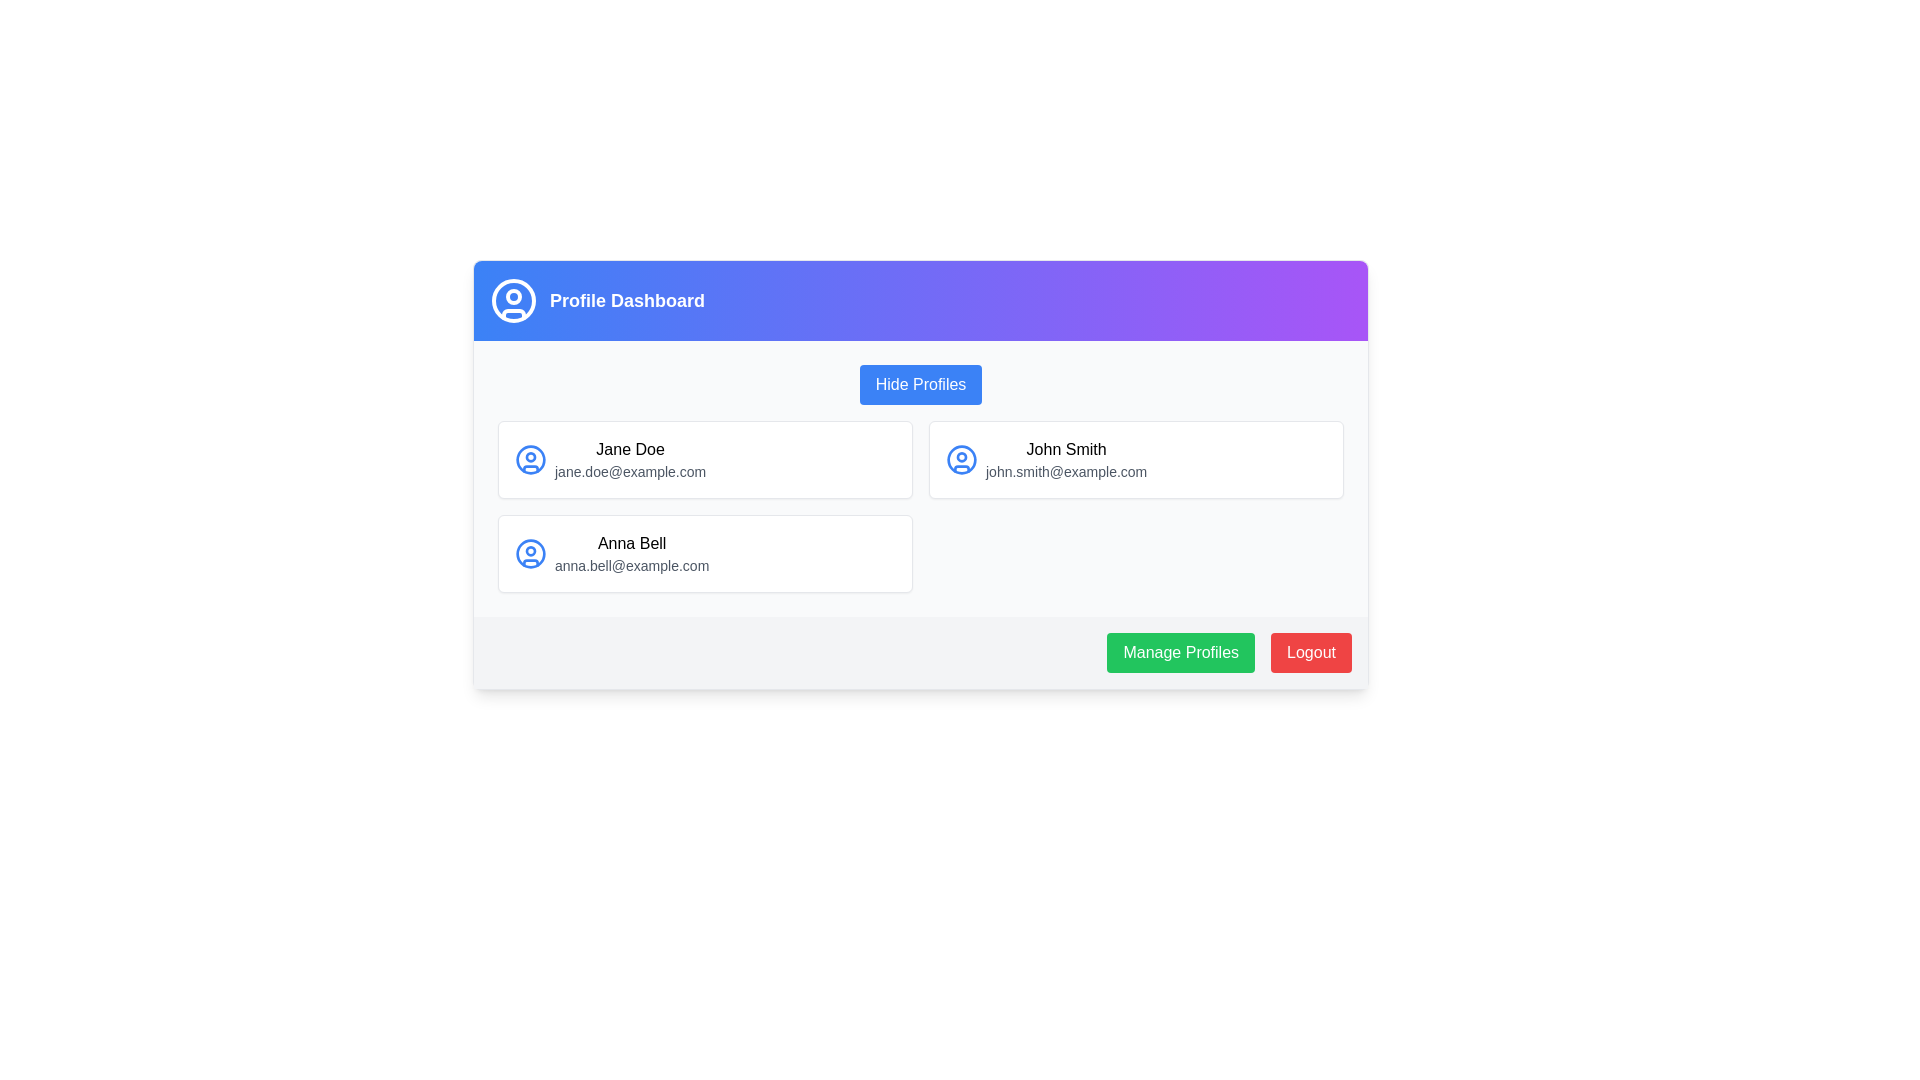 The image size is (1920, 1080). I want to click on the text label displaying the name 'John Smith' in the profile card under the 'Profile Dashboard' section, positioned above the email text, so click(1065, 450).